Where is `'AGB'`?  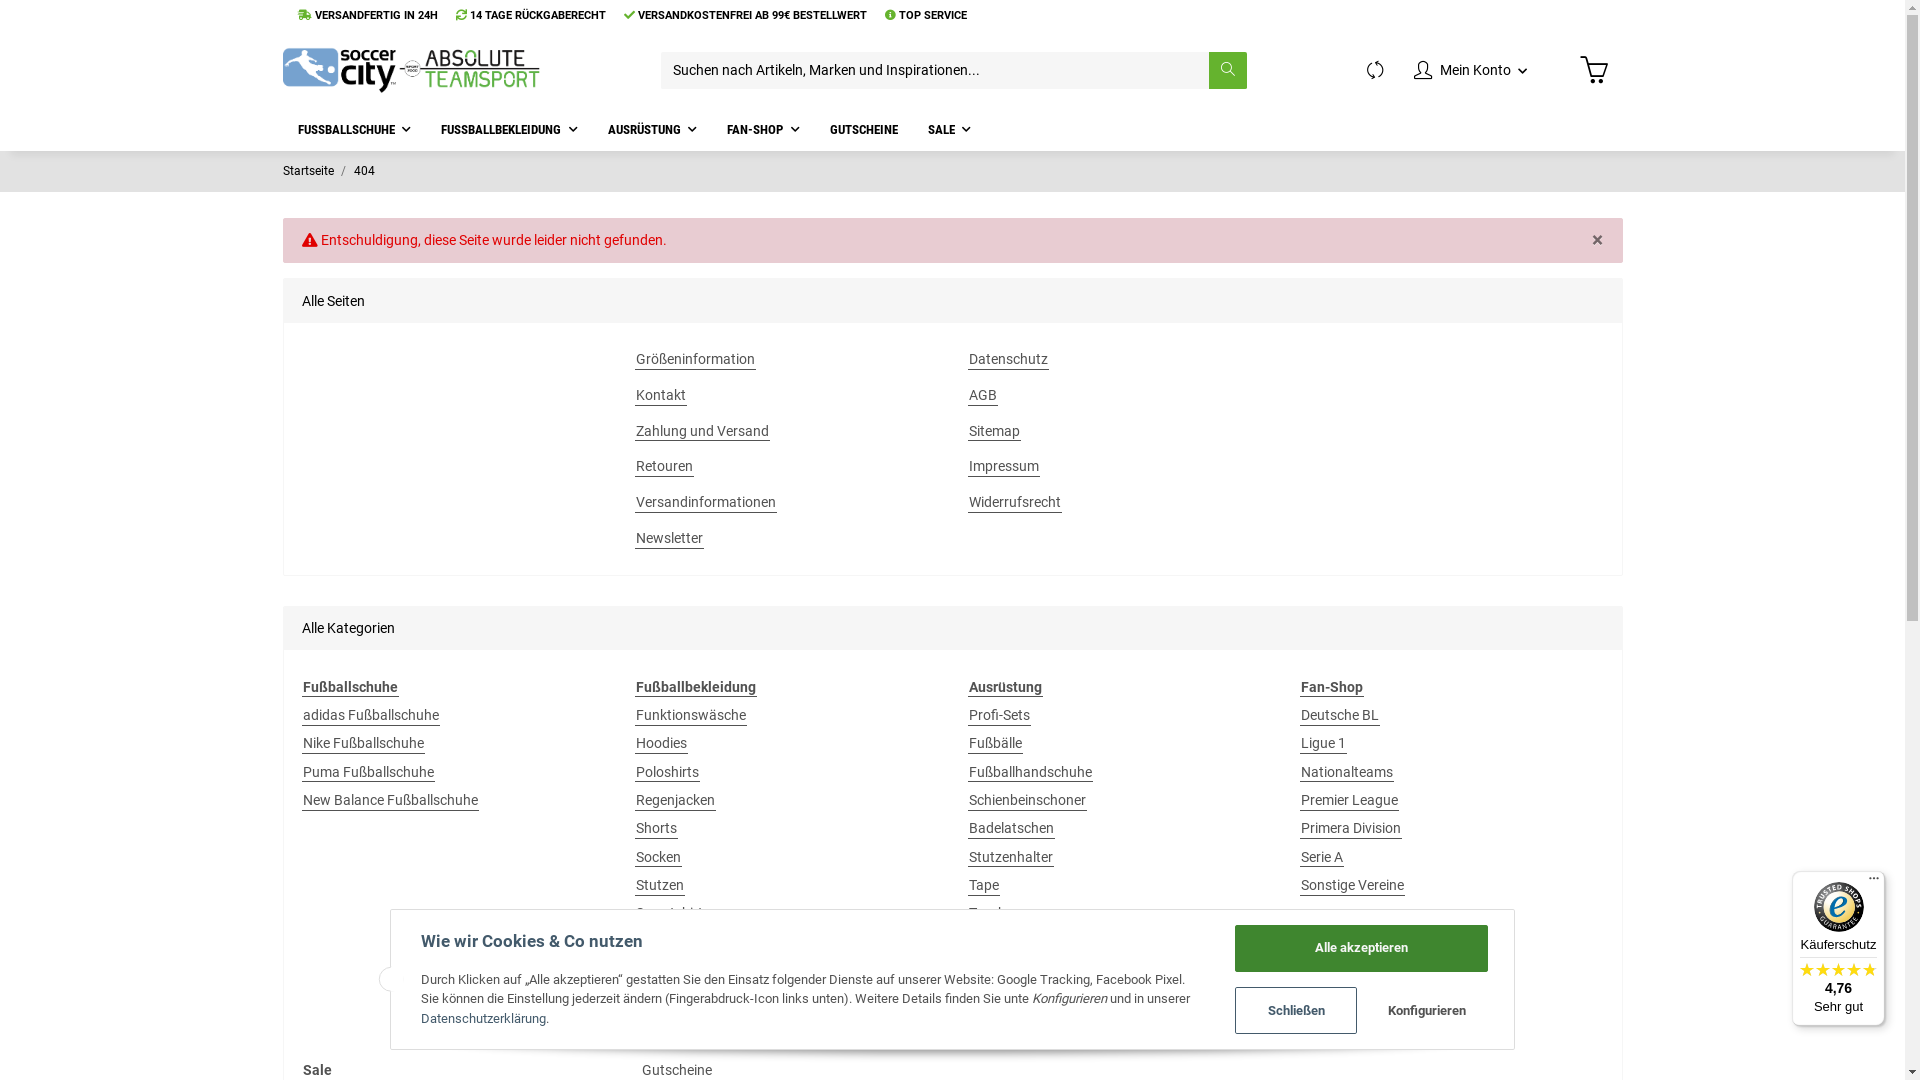
'AGB' is located at coordinates (968, 395).